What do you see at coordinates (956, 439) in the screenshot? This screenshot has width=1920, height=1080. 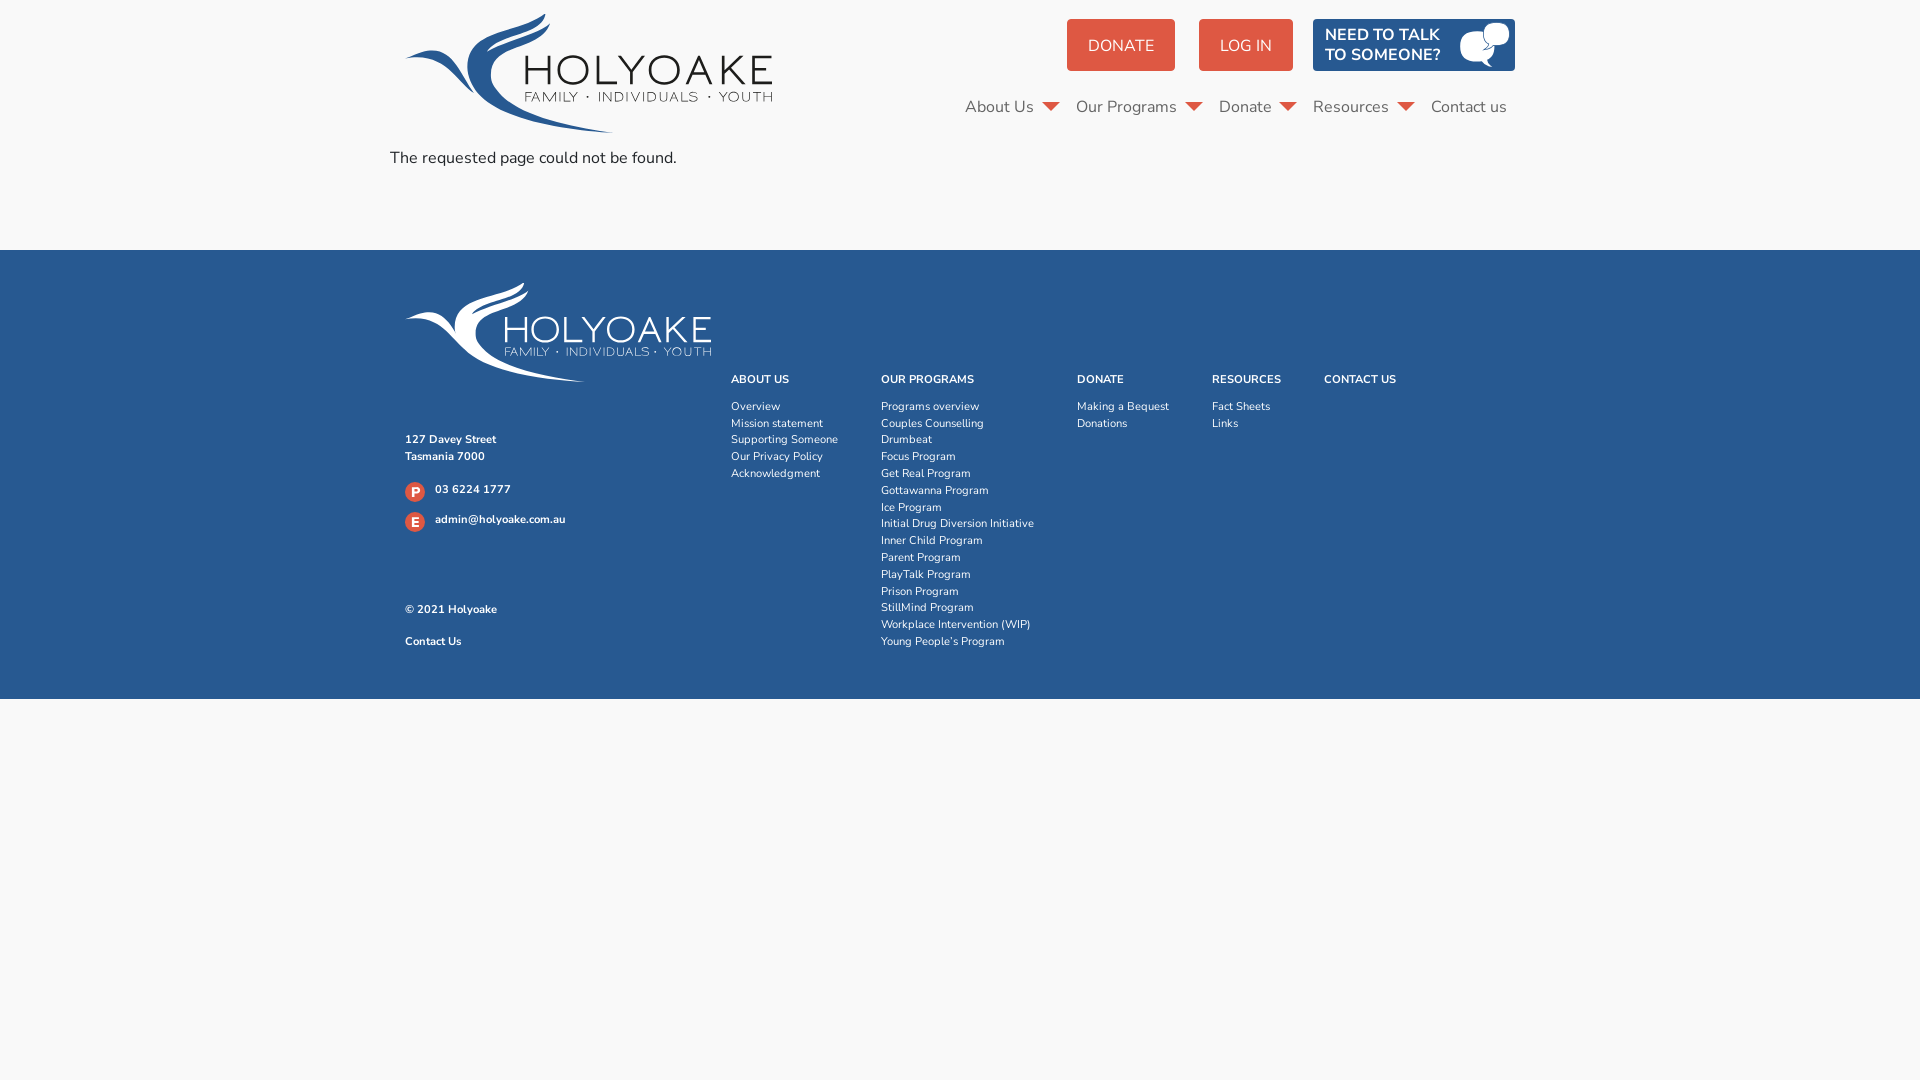 I see `'Drumbeat'` at bounding box center [956, 439].